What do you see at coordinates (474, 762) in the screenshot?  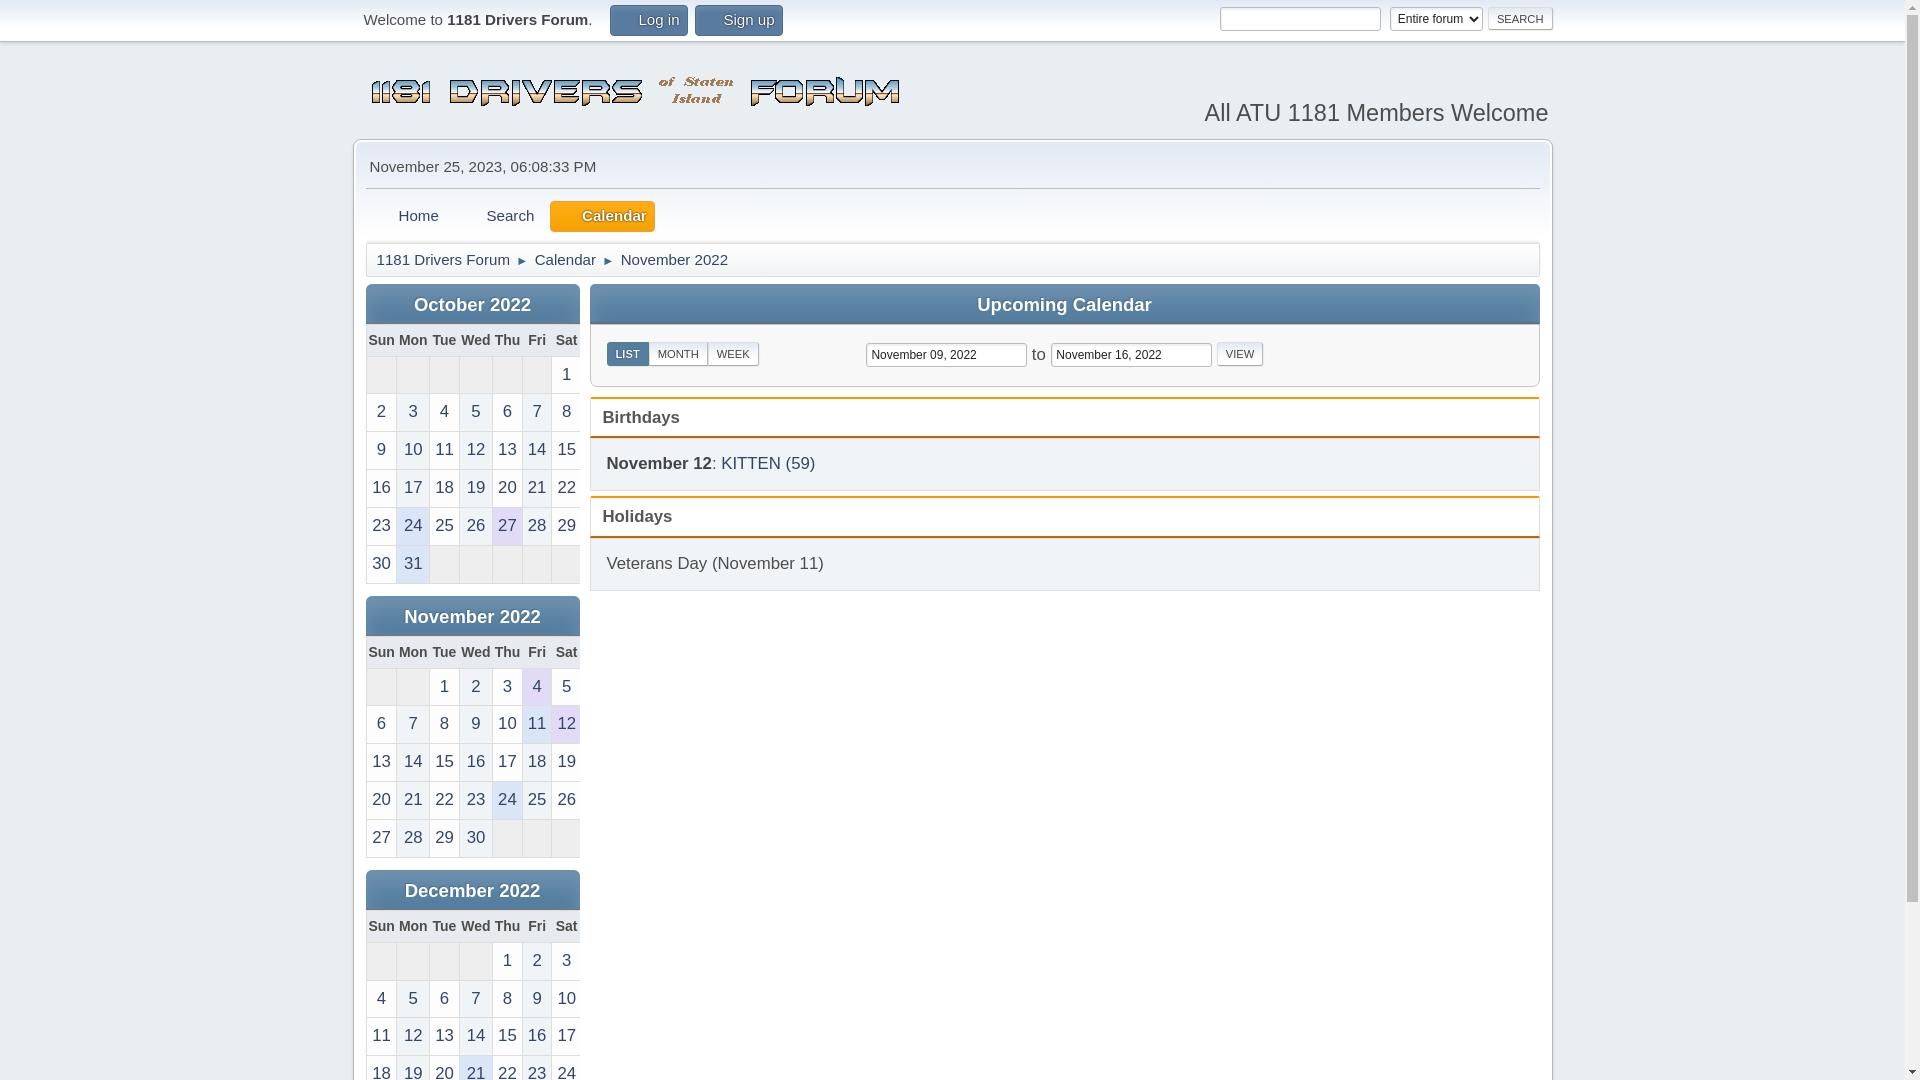 I see `'16'` at bounding box center [474, 762].